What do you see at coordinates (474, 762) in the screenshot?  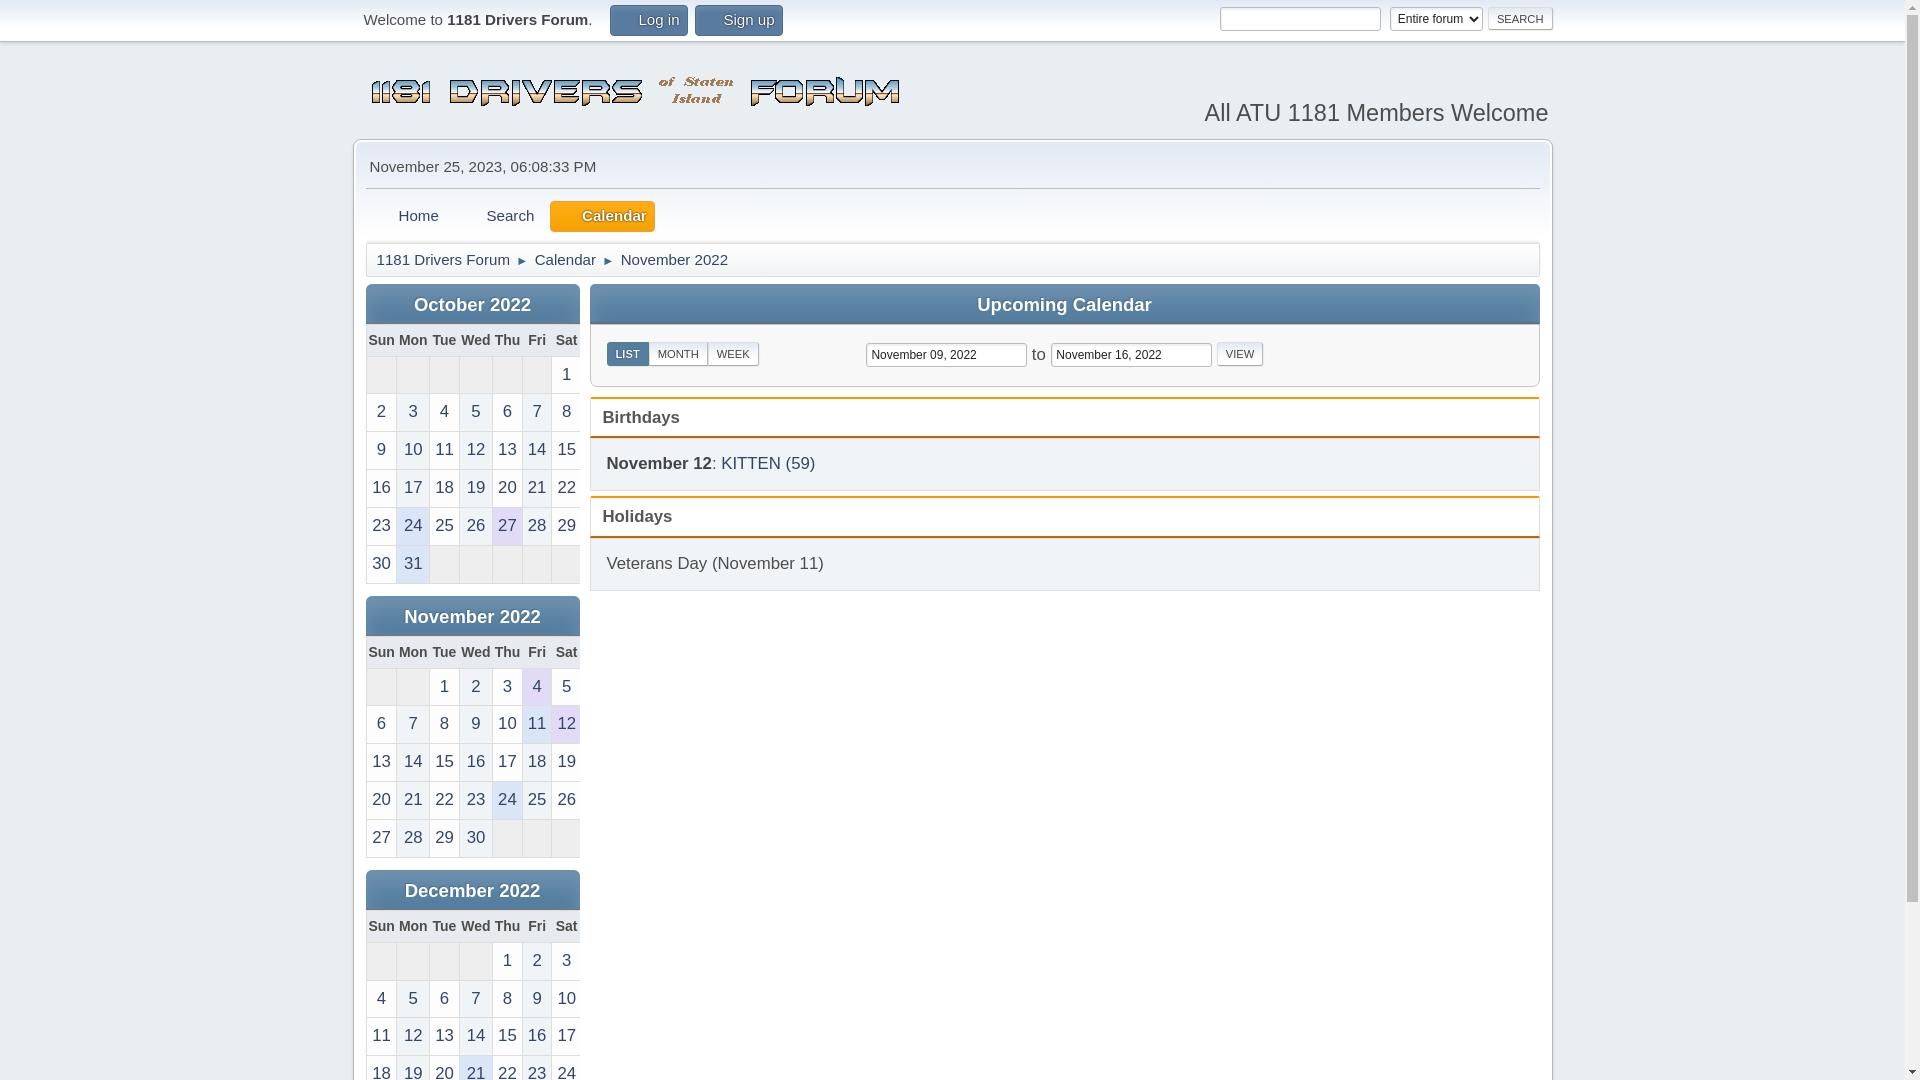 I see `'16'` at bounding box center [474, 762].